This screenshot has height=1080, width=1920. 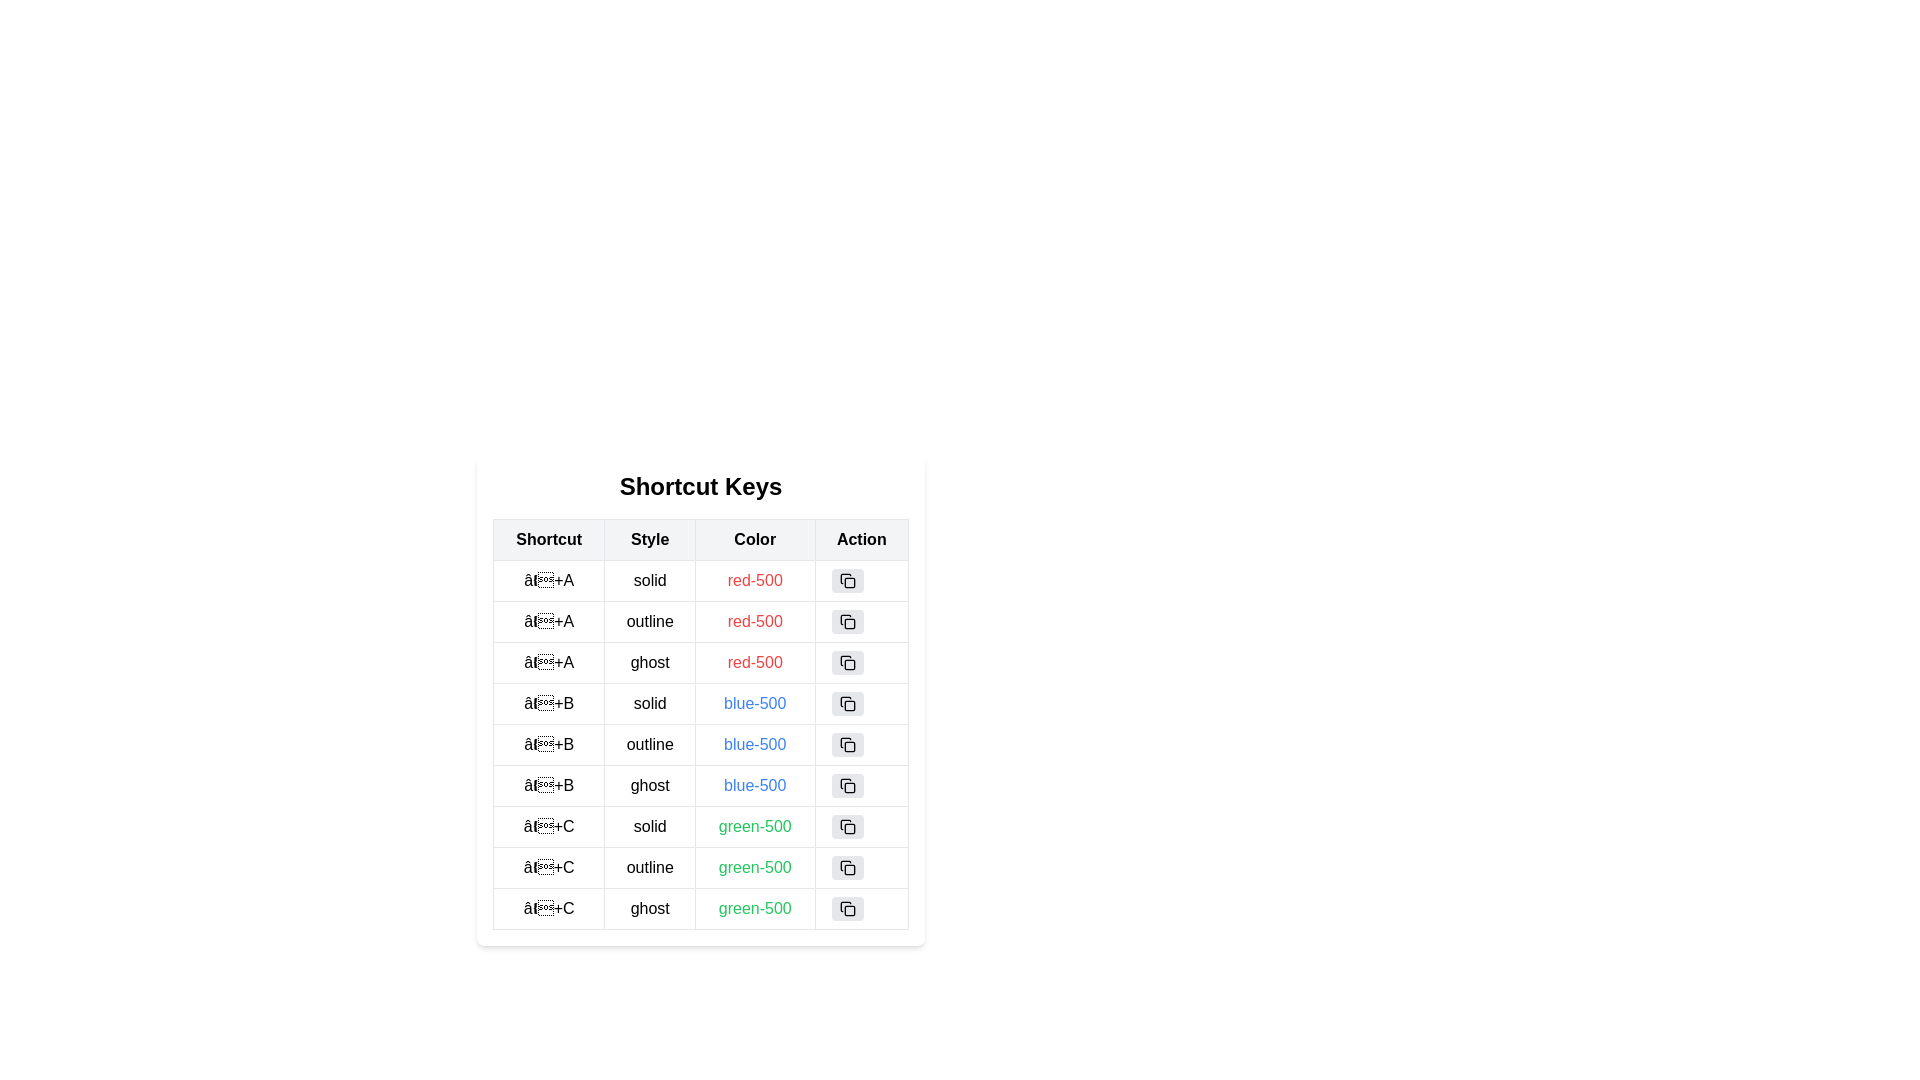 What do you see at coordinates (754, 785) in the screenshot?
I see `the blue text label displaying 'blue-500' in the 'Color' column of the table corresponding to the 'ghost' style` at bounding box center [754, 785].